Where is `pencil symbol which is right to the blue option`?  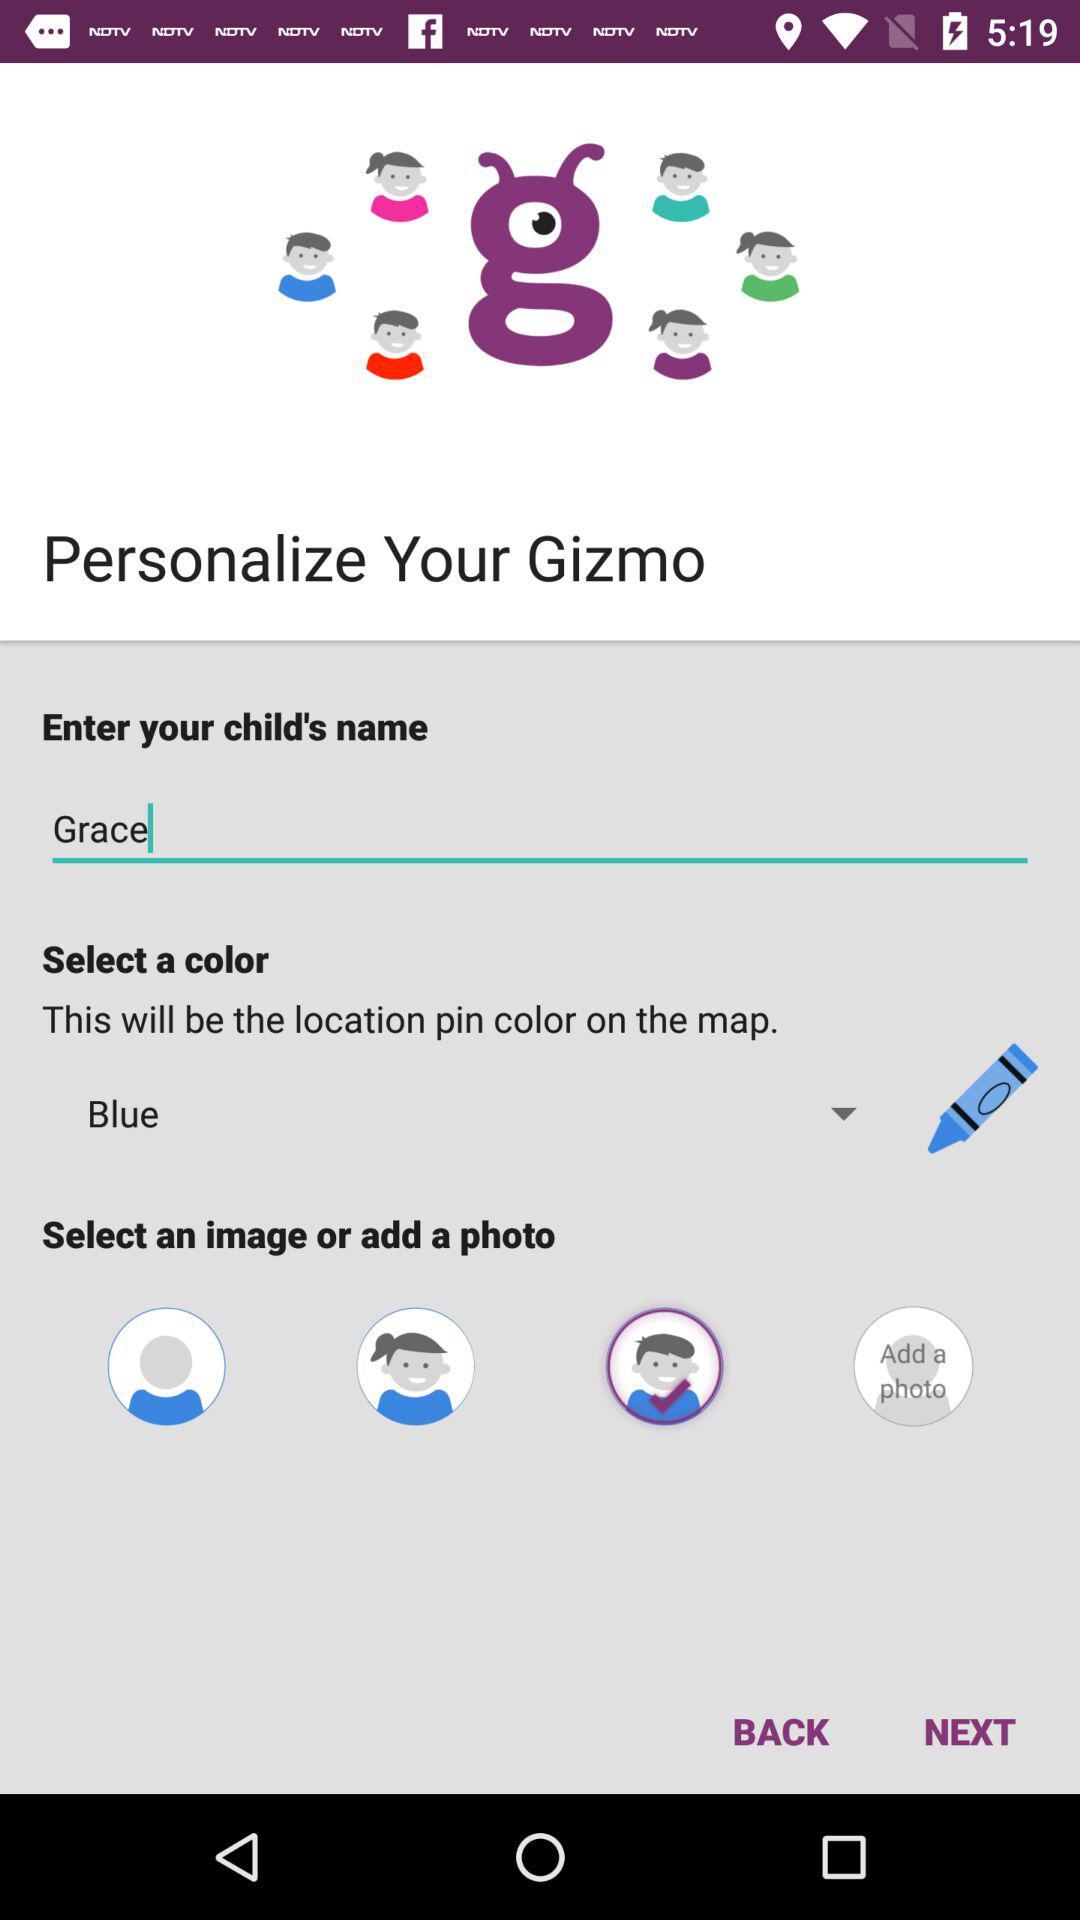
pencil symbol which is right to the blue option is located at coordinates (982, 1097).